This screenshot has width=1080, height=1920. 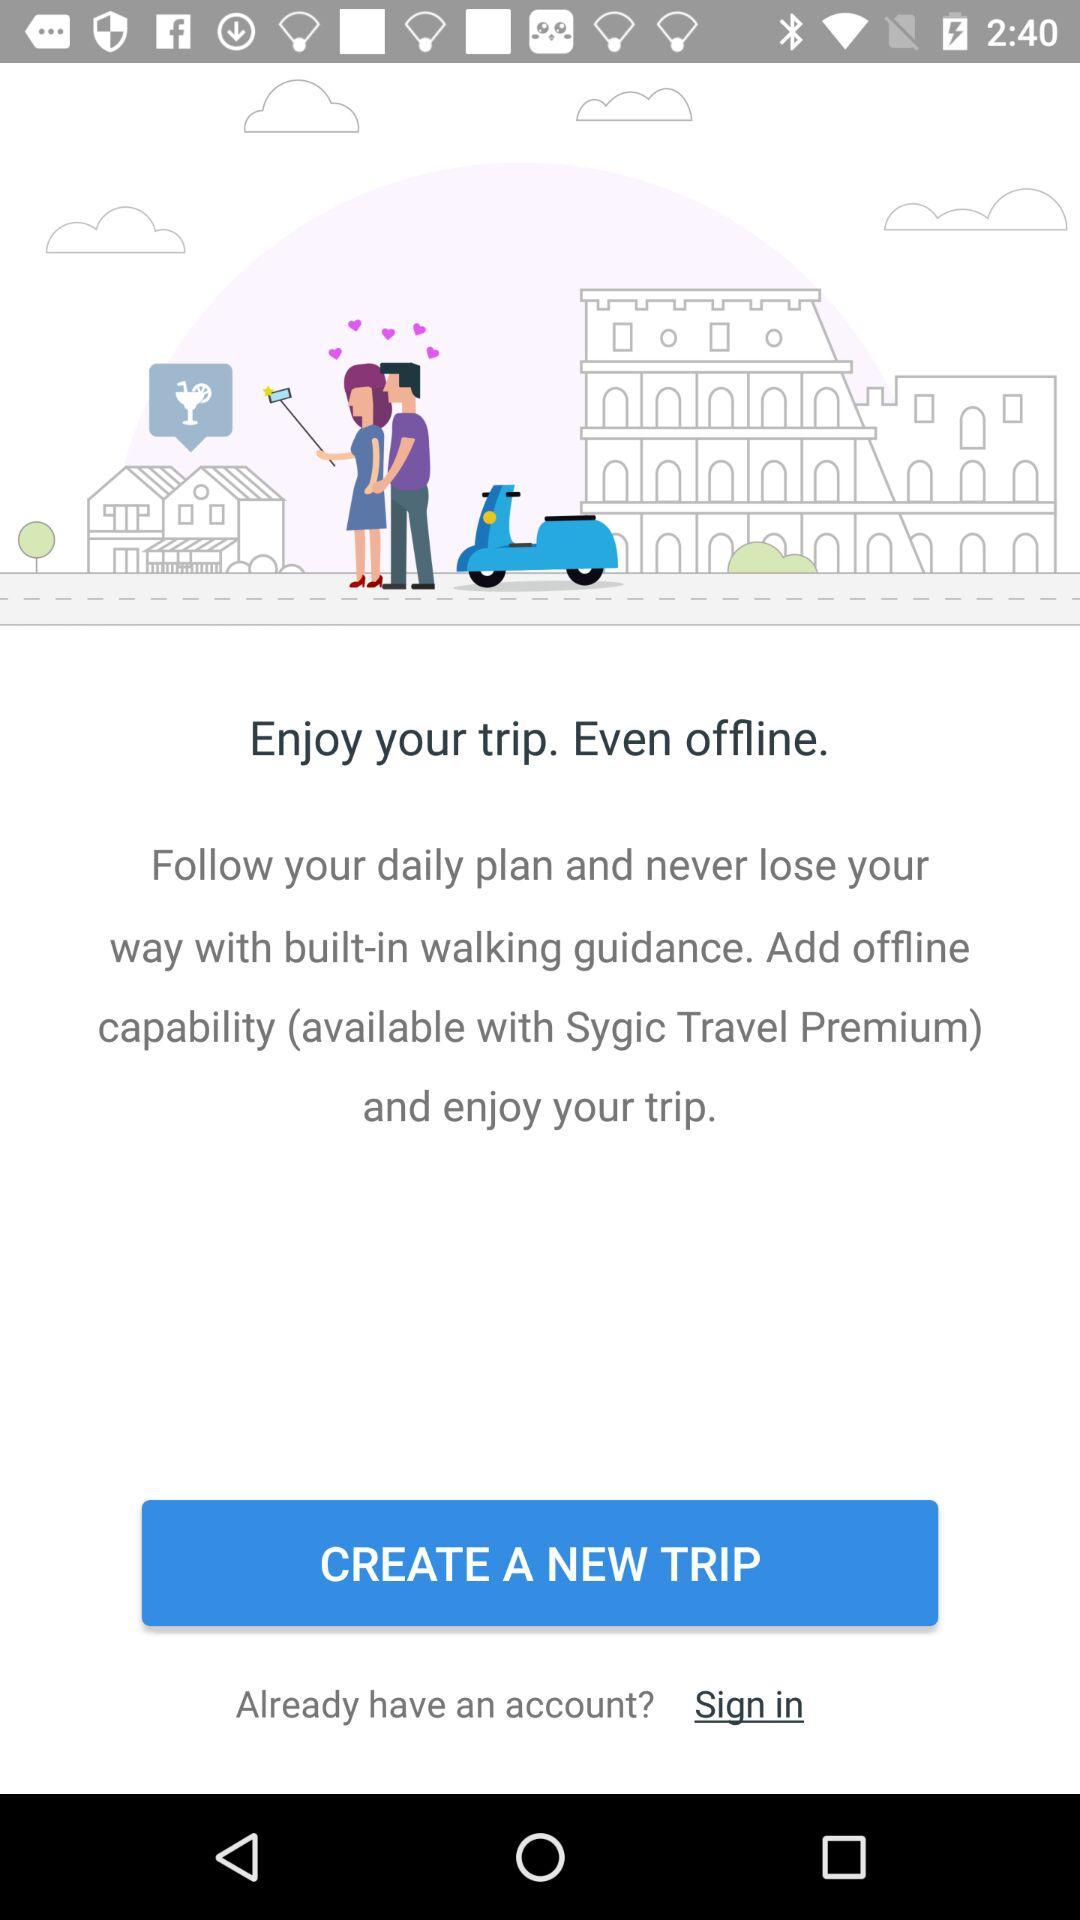 What do you see at coordinates (749, 1702) in the screenshot?
I see `the sign in item` at bounding box center [749, 1702].